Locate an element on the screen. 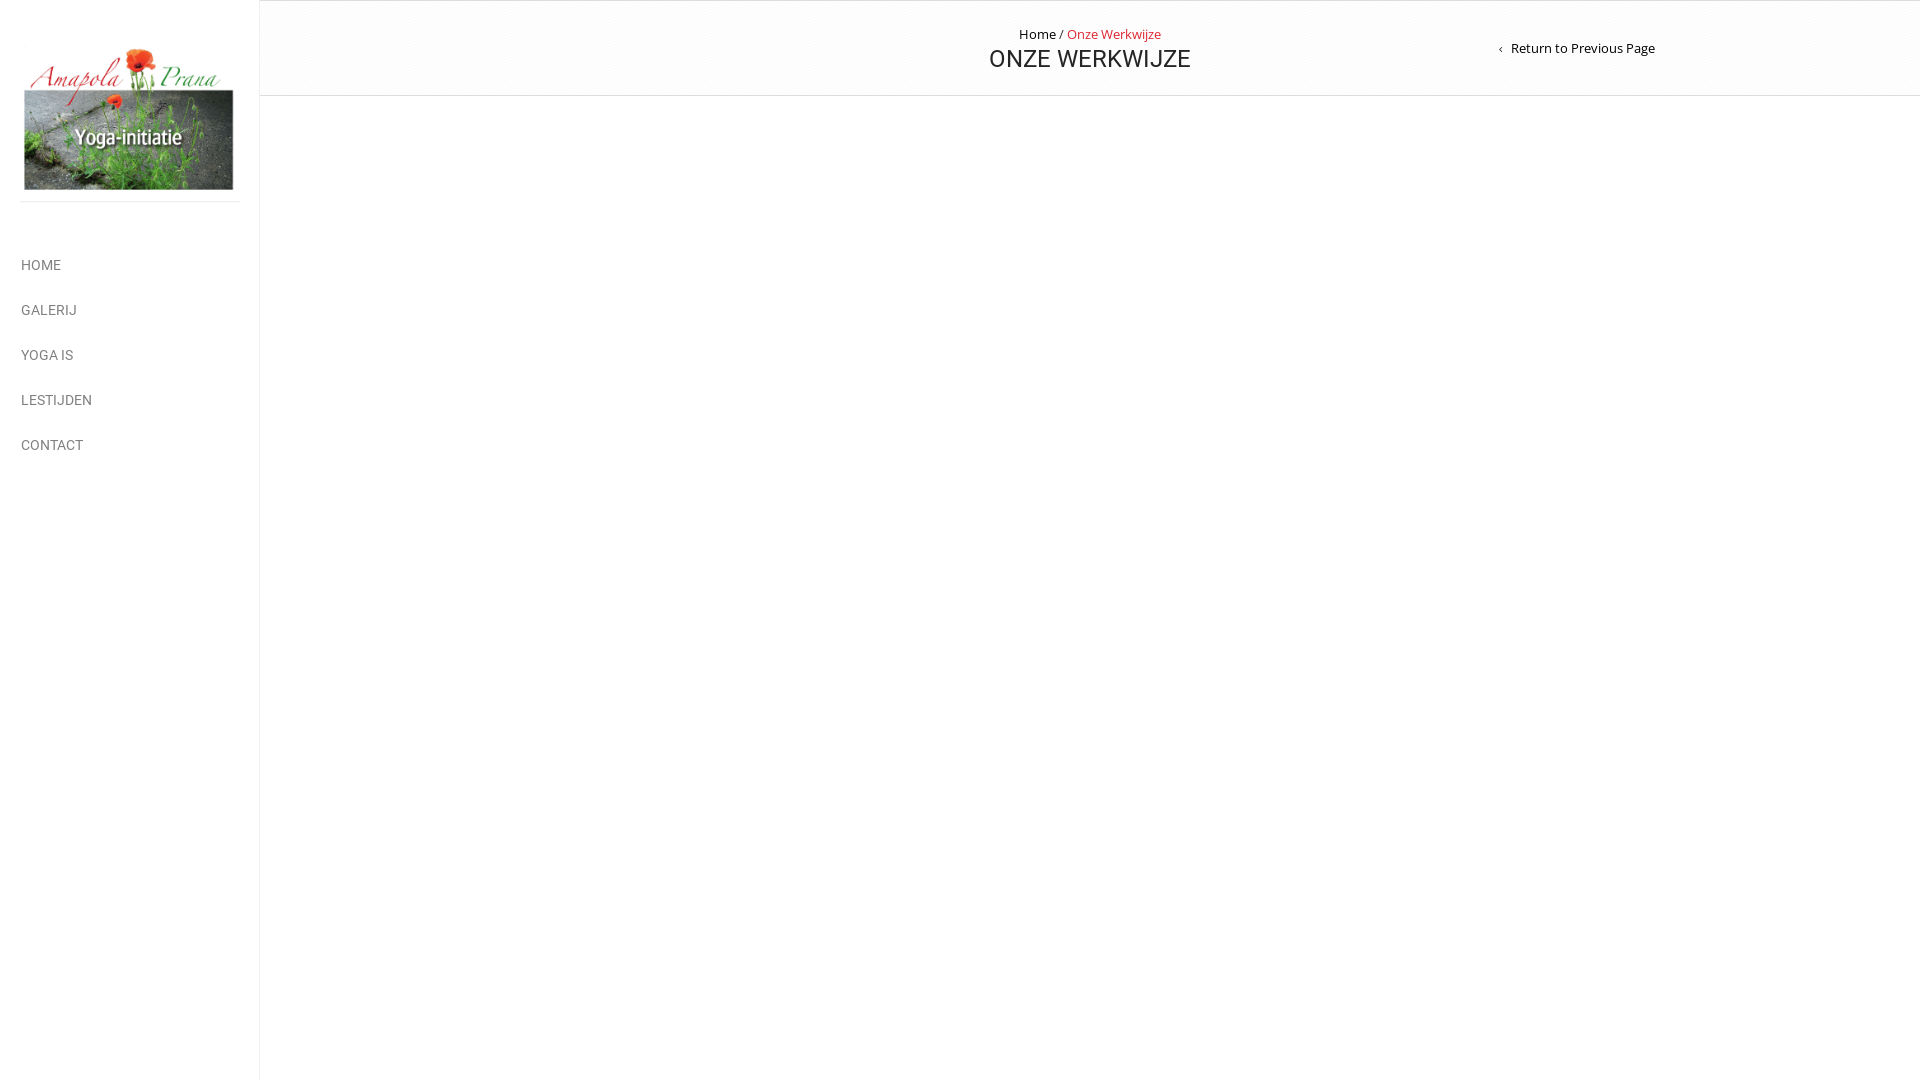  'Home' is located at coordinates (1037, 34).